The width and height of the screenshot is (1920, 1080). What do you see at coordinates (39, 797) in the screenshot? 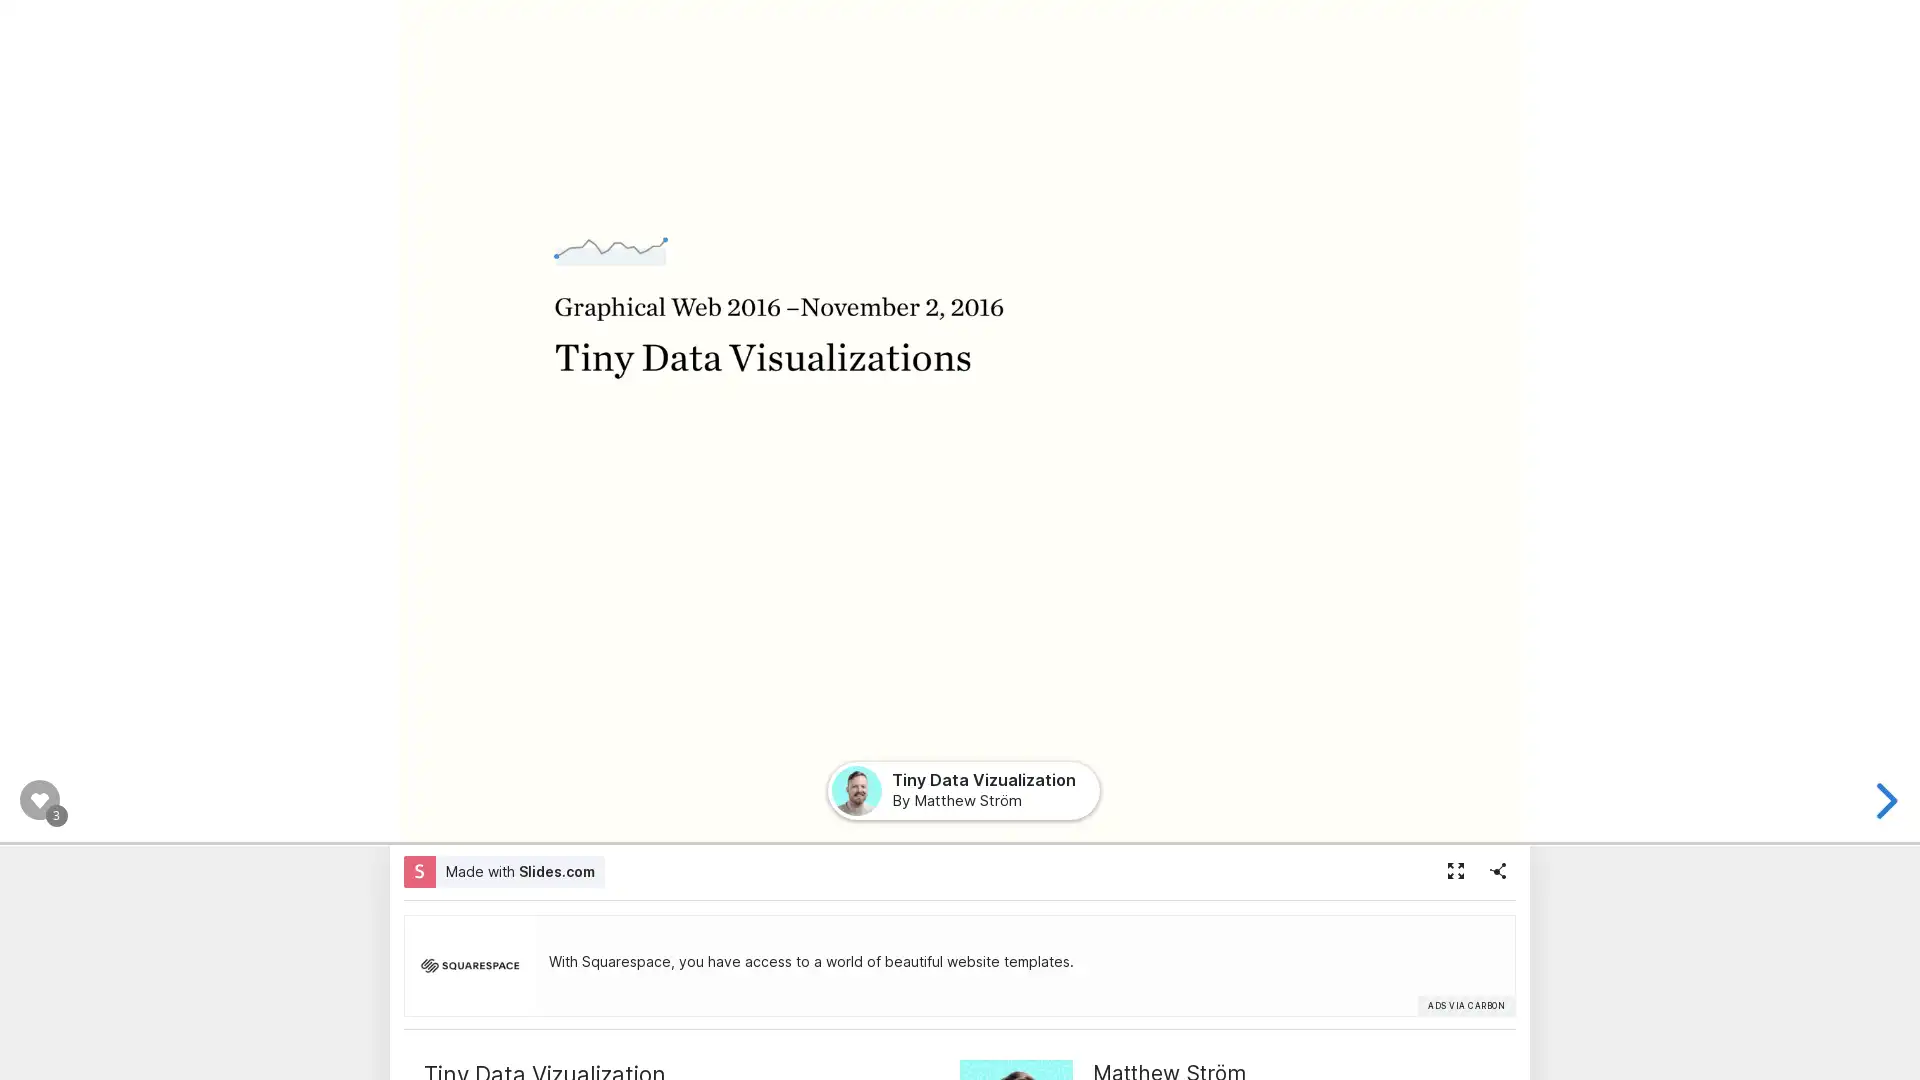
I see `3` at bounding box center [39, 797].